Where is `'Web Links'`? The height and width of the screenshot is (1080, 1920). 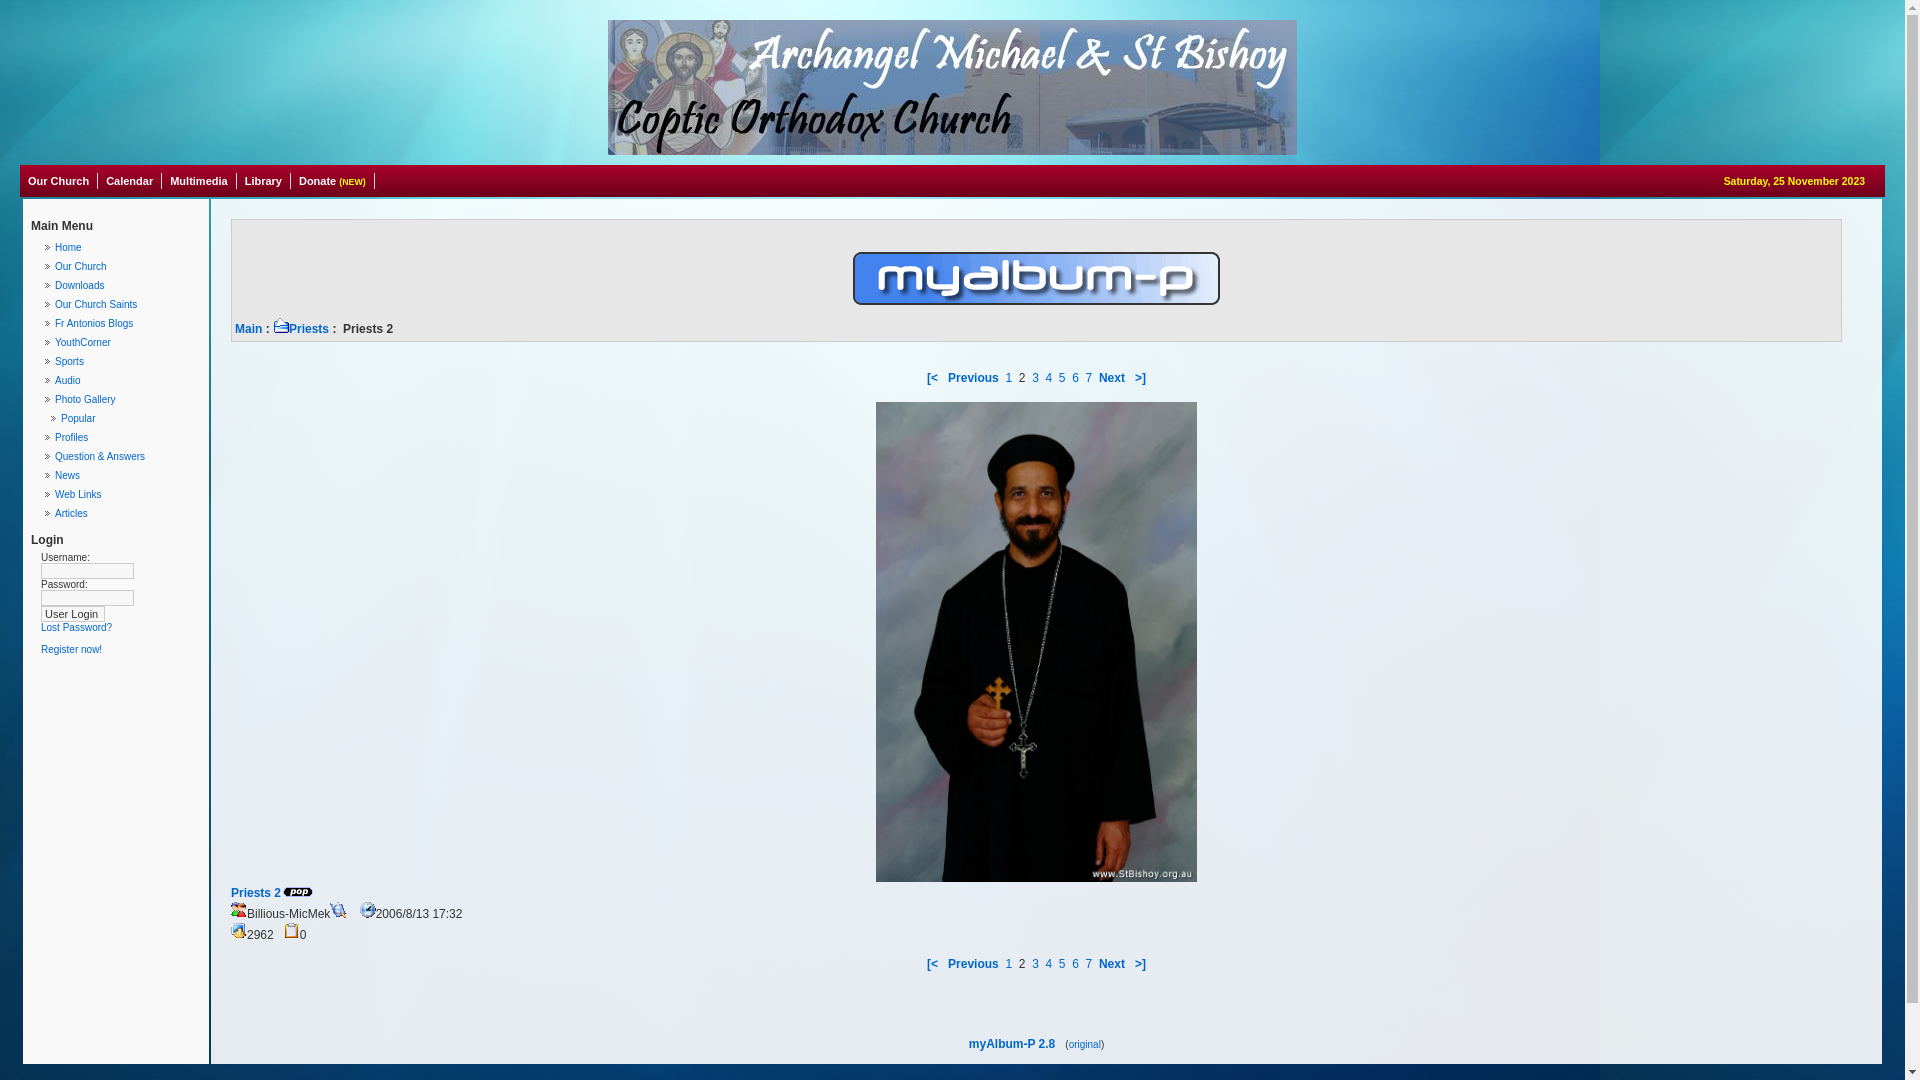
'Web Links' is located at coordinates (119, 494).